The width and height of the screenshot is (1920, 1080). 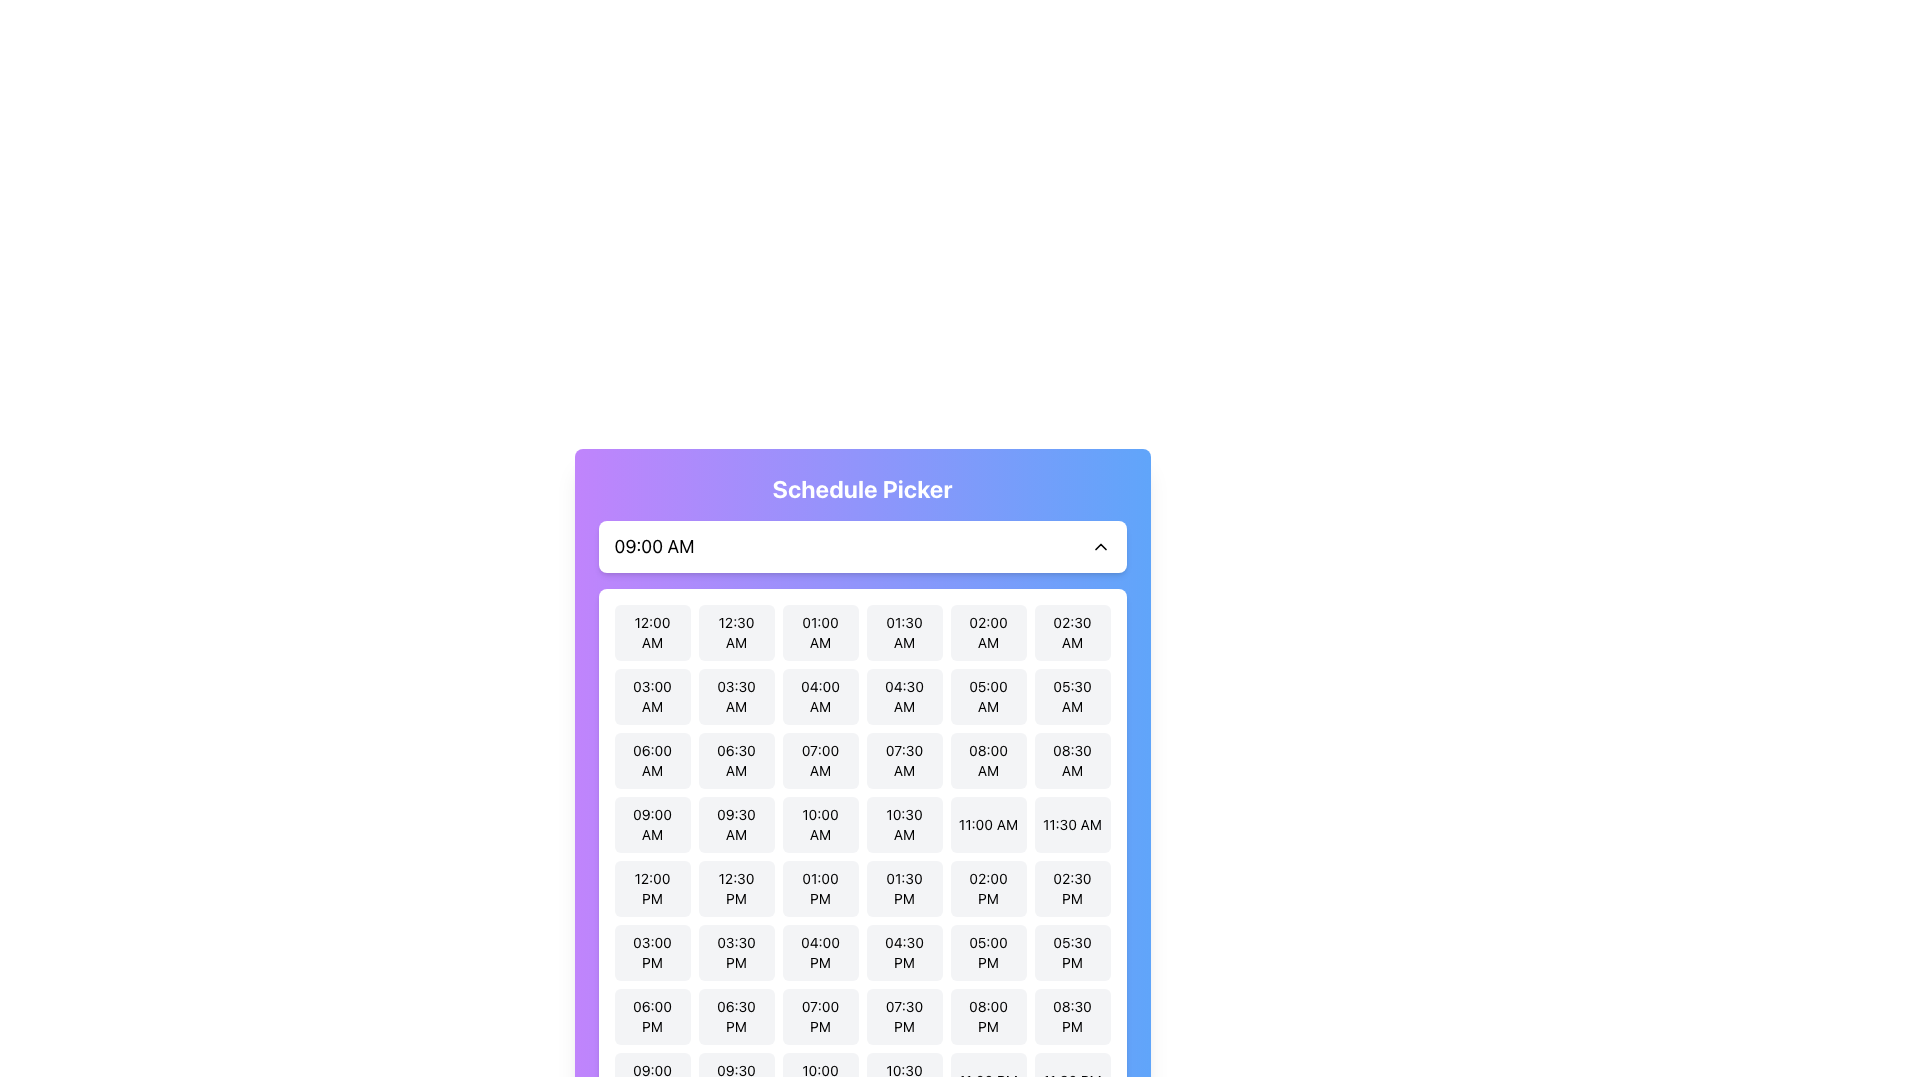 What do you see at coordinates (988, 951) in the screenshot?
I see `the button labeled '05:00 PM', which has a gray background that turns purple on hover and is positioned in the sixth column and row of a grid layout` at bounding box center [988, 951].